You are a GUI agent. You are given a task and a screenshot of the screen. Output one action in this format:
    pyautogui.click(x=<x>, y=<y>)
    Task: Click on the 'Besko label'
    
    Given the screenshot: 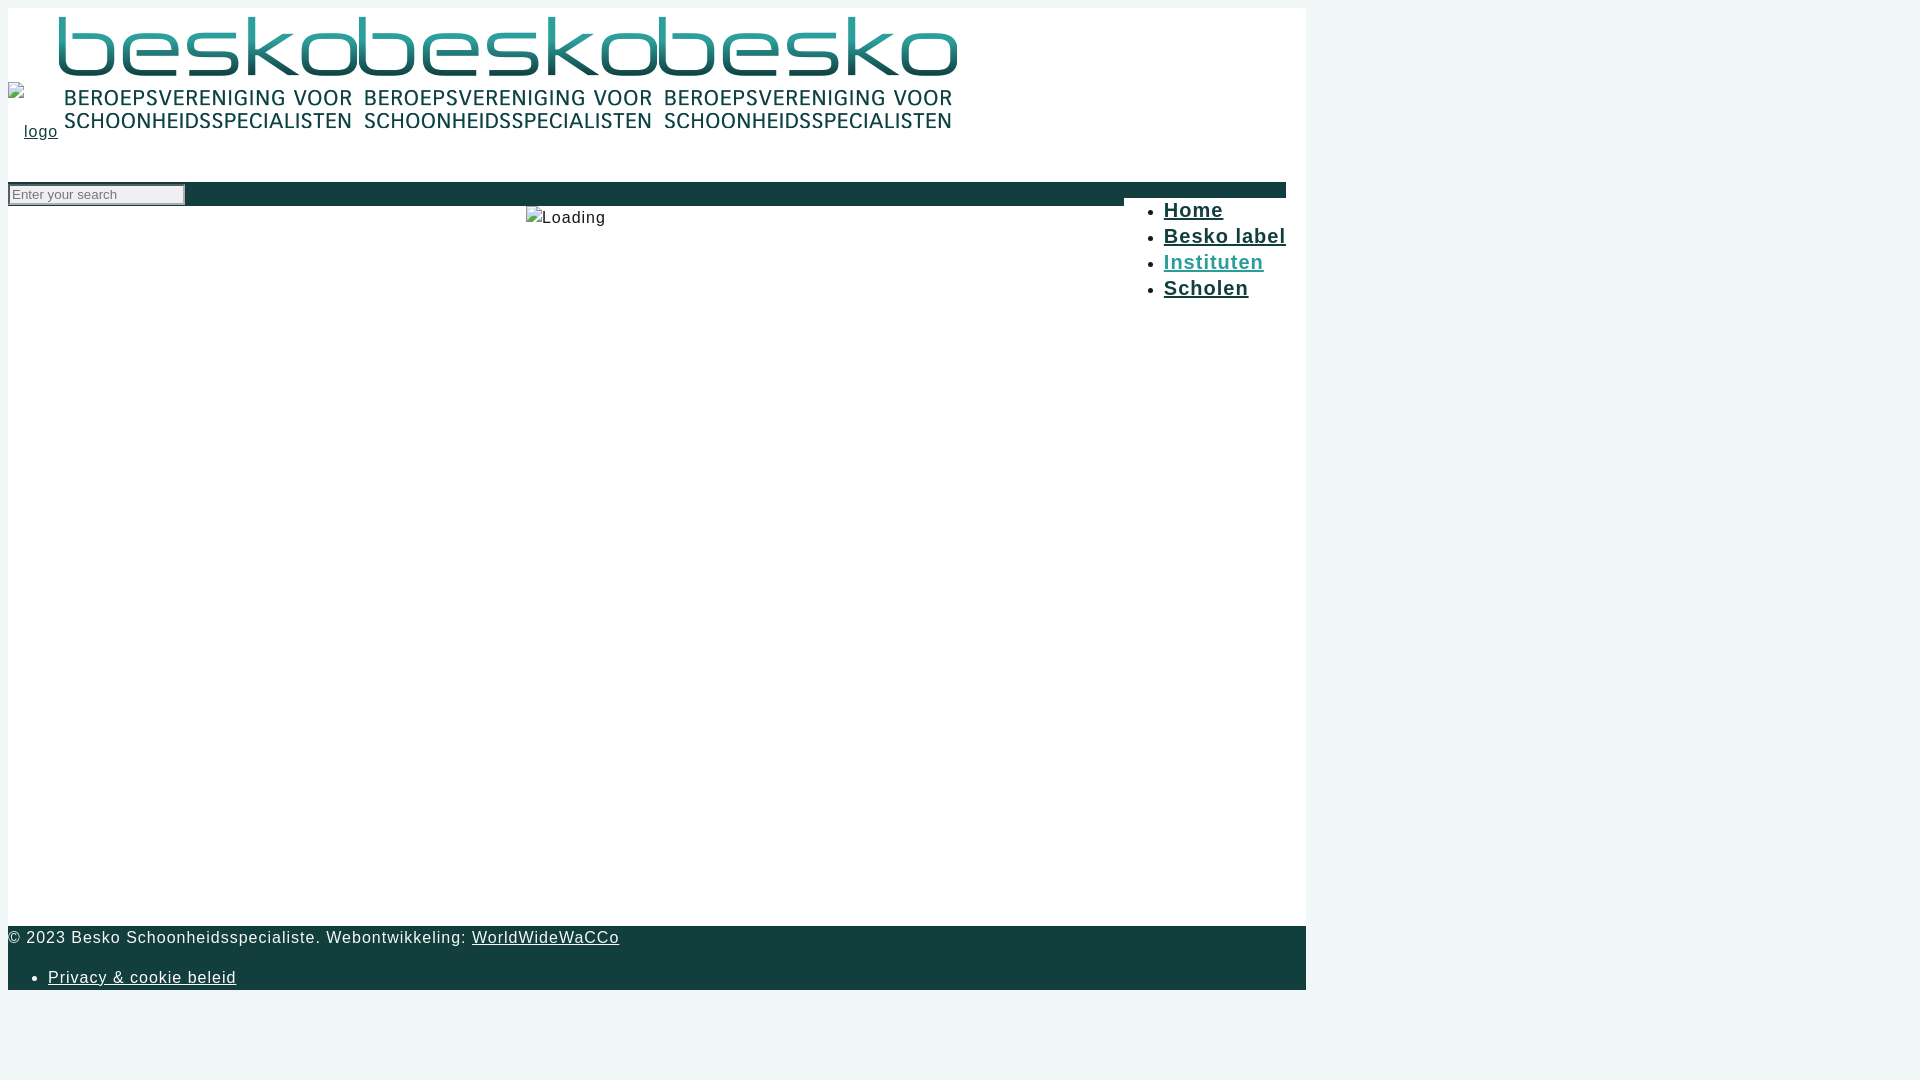 What is the action you would take?
    pyautogui.click(x=1163, y=234)
    